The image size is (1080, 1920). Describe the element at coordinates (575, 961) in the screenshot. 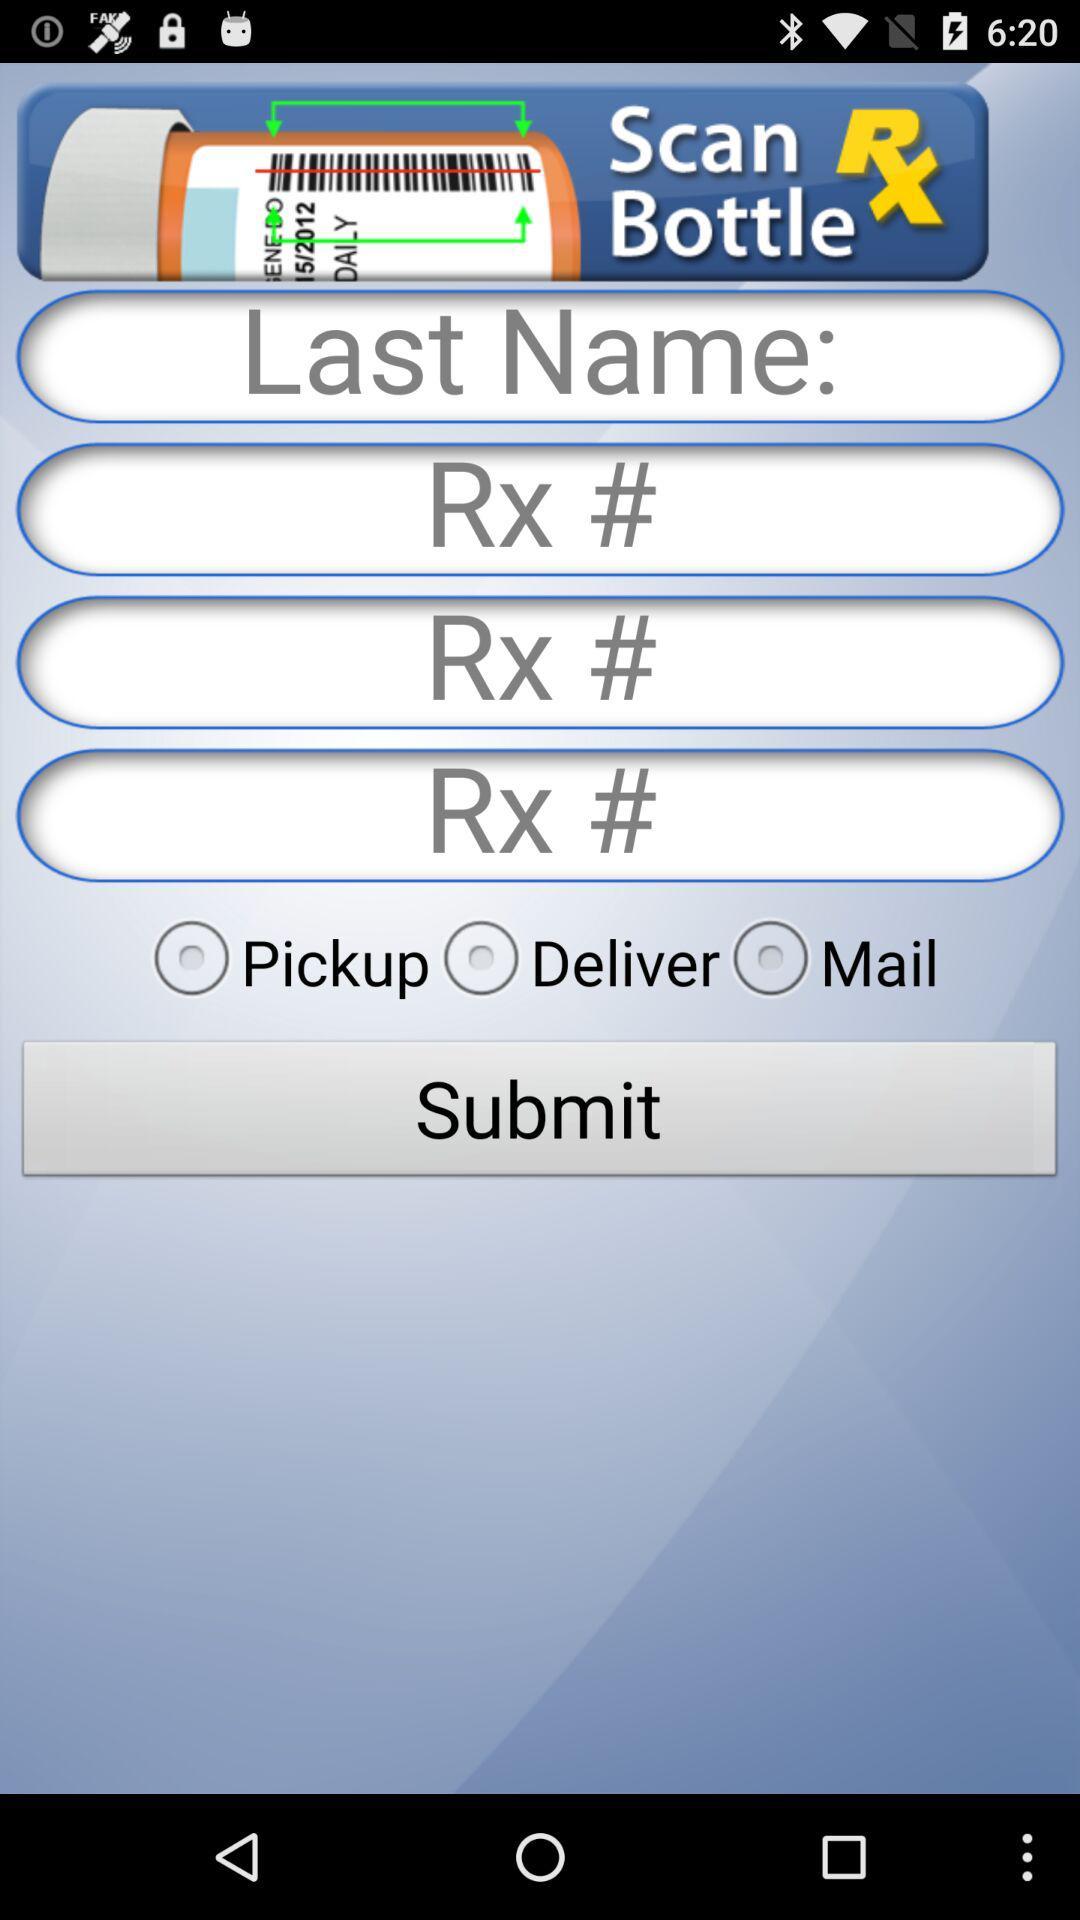

I see `deliver radio button` at that location.